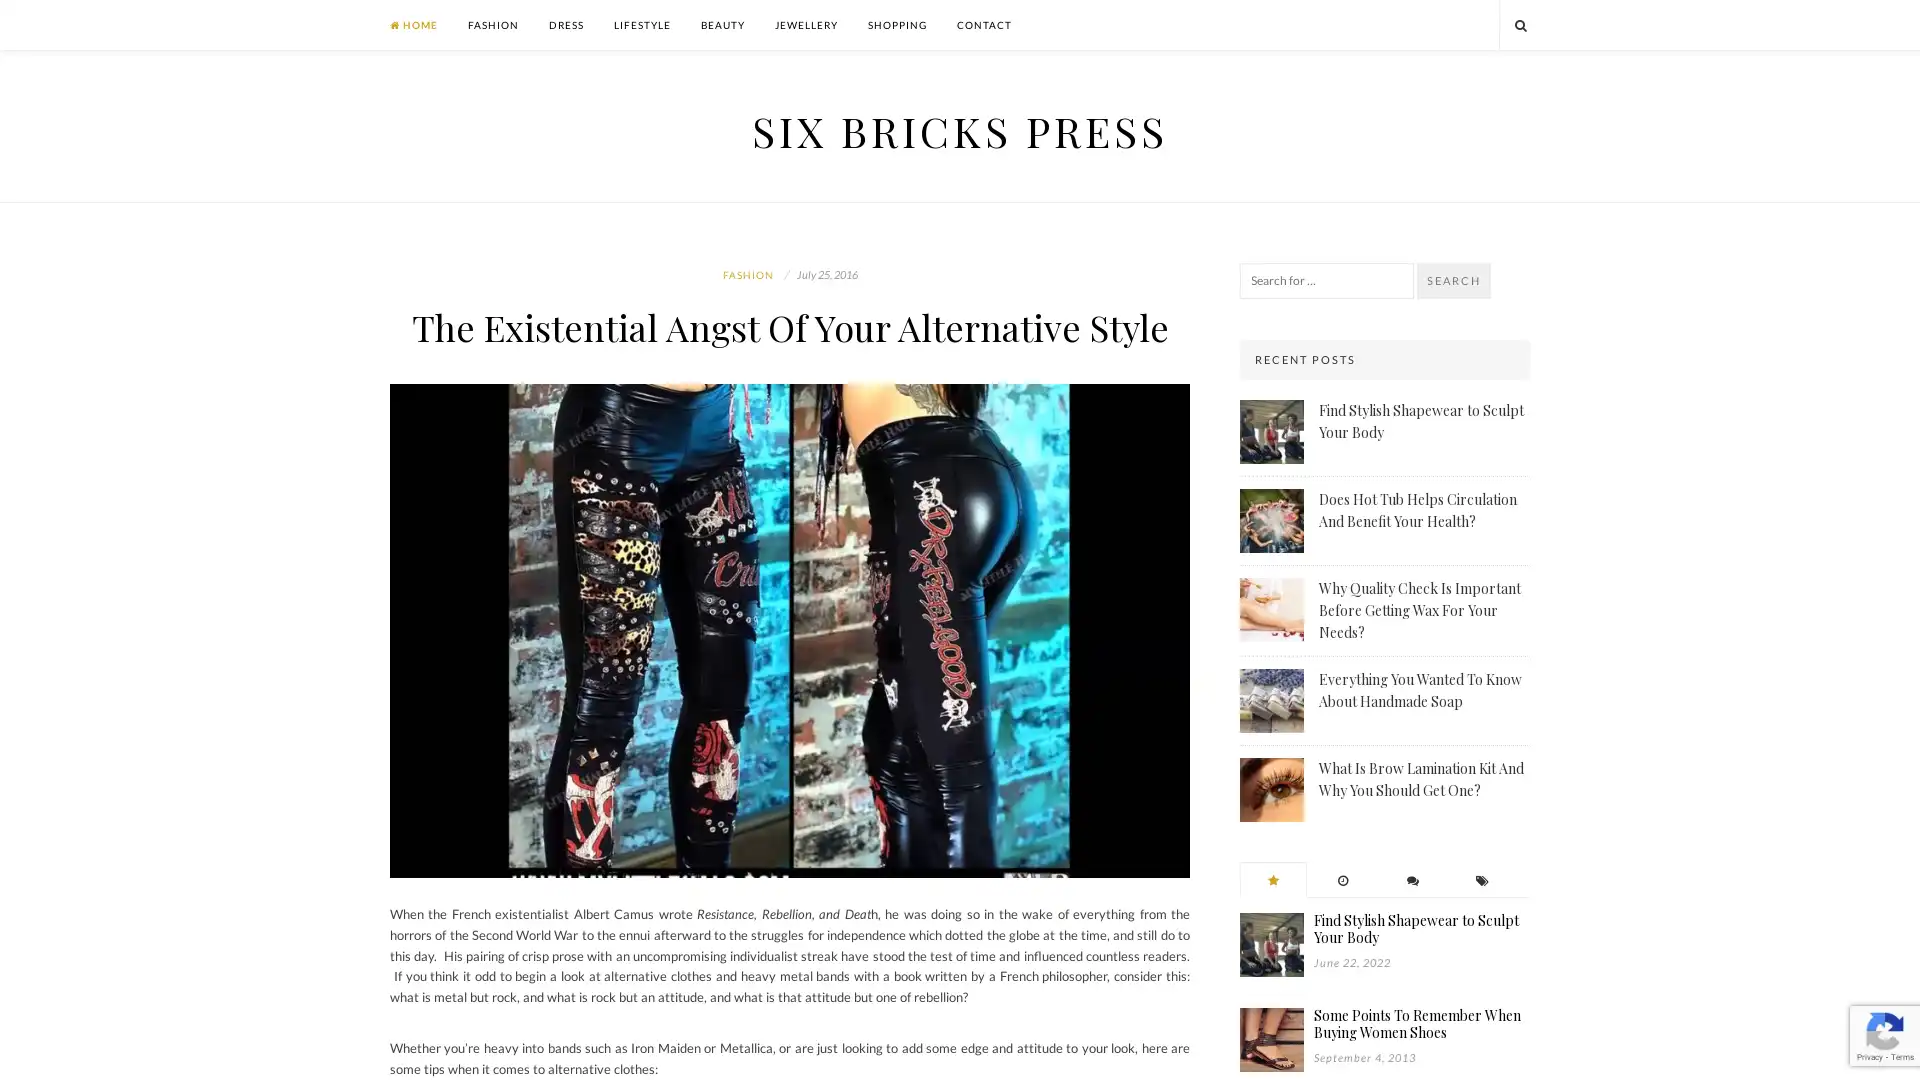 Image resolution: width=1920 pixels, height=1080 pixels. What do you see at coordinates (1454, 281) in the screenshot?
I see `SEARCH` at bounding box center [1454, 281].